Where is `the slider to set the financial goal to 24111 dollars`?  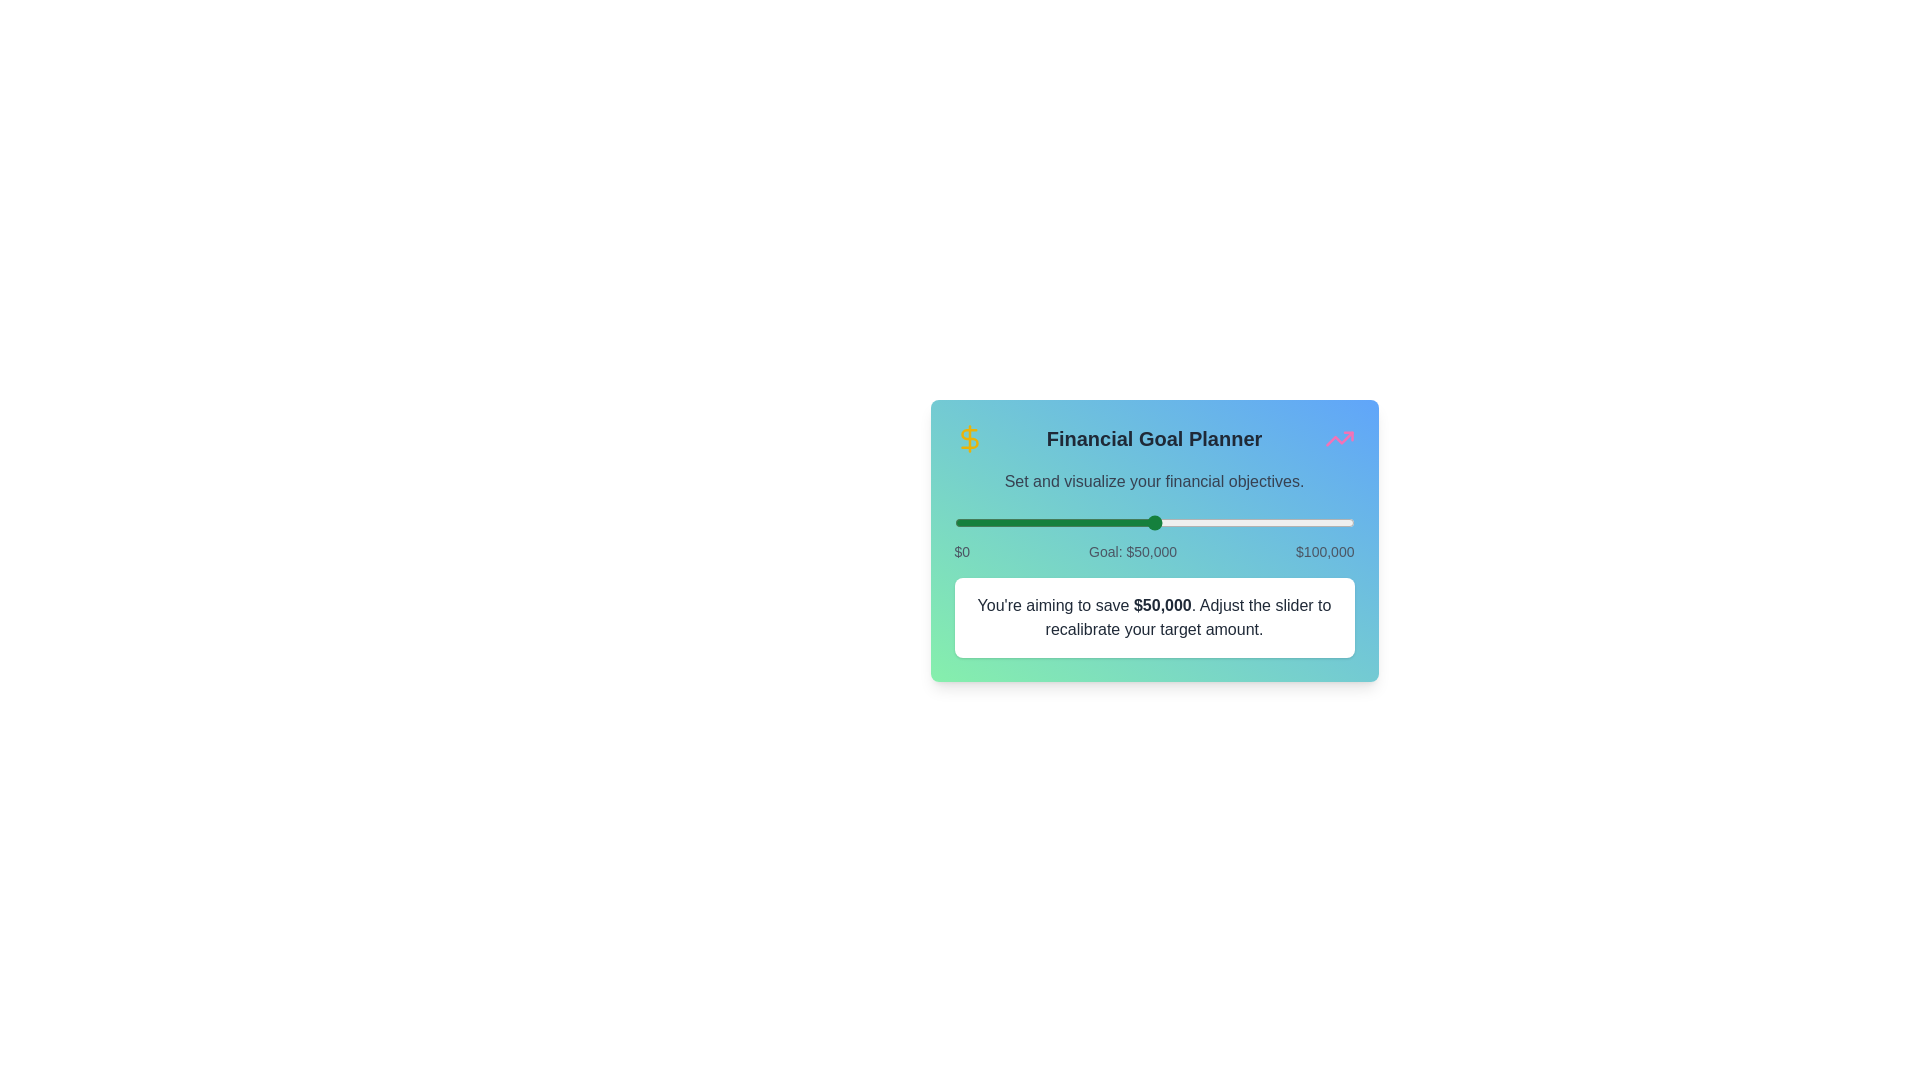
the slider to set the financial goal to 24111 dollars is located at coordinates (1050, 522).